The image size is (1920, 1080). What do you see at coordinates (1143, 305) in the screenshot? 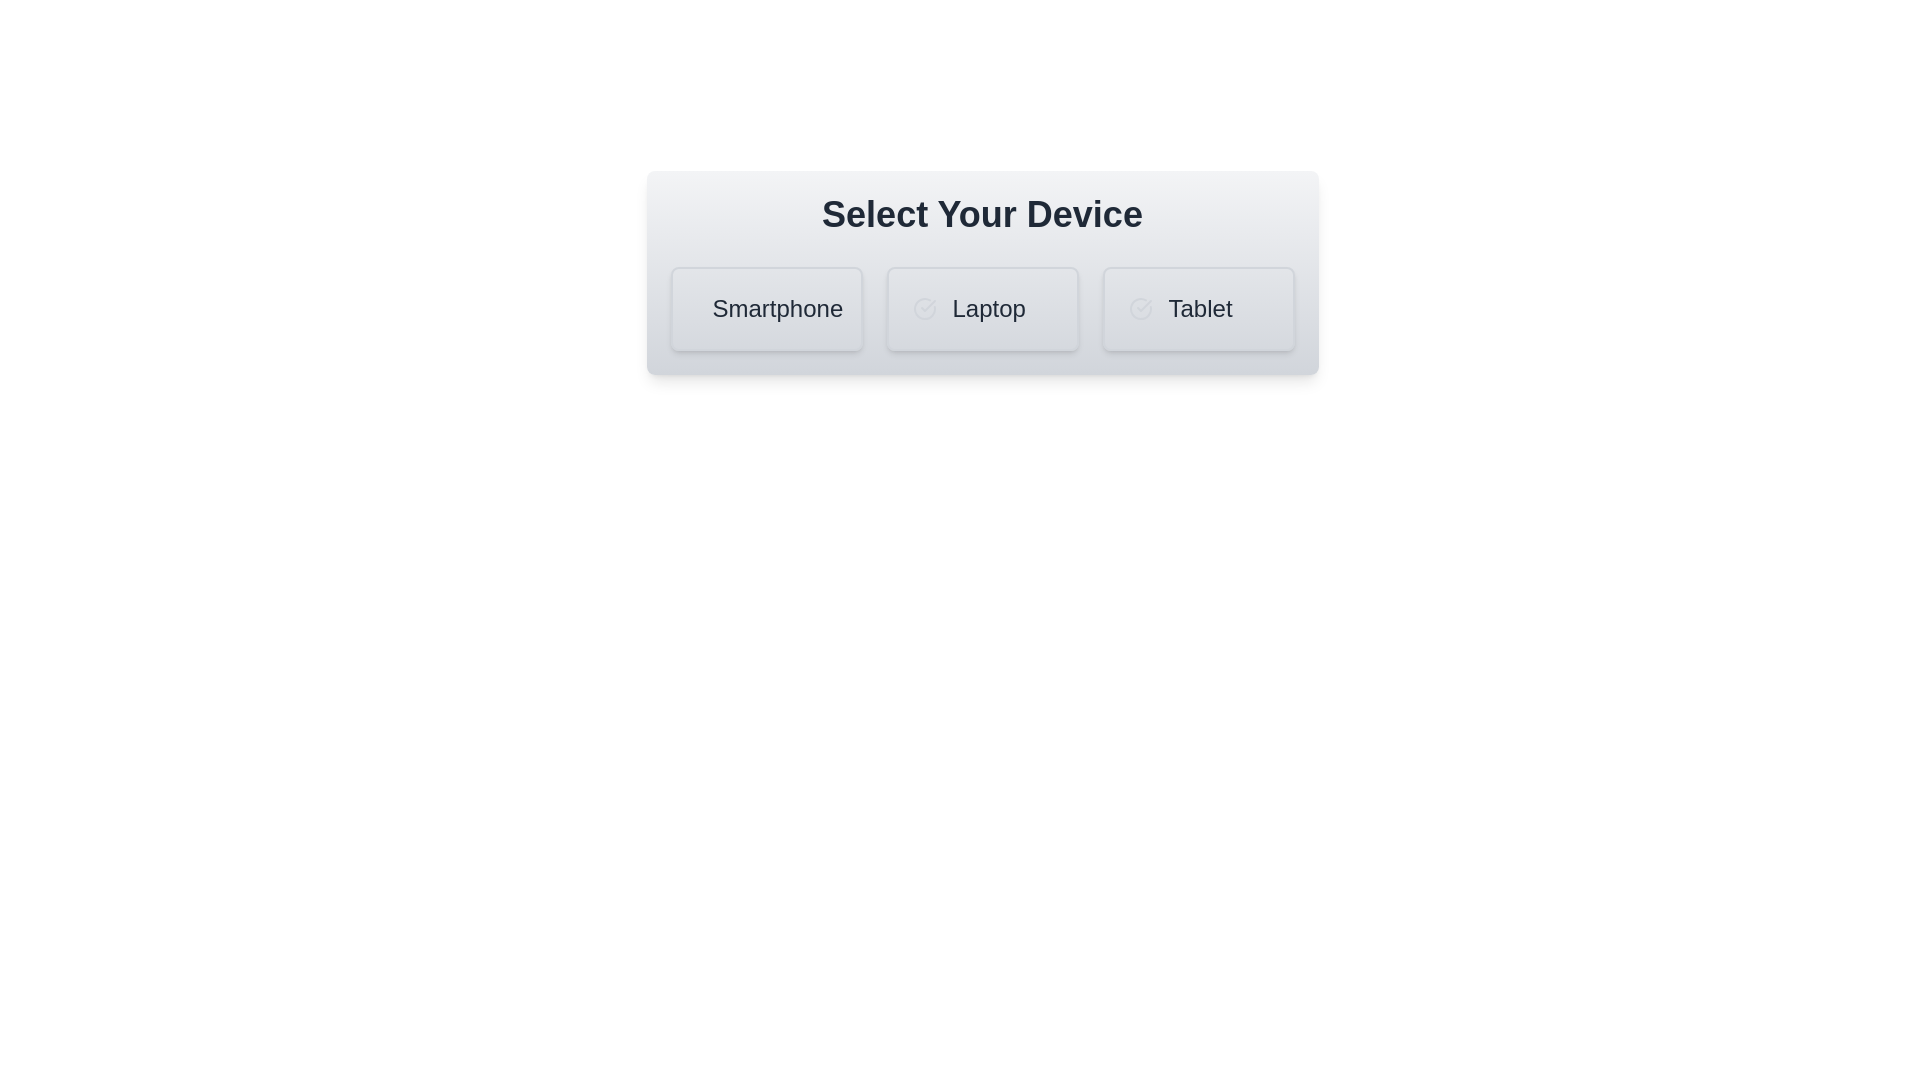
I see `the active selection indicator icon located to the right of the 'Tablet' label in the user interface, which visually indicates that the option is selected` at bounding box center [1143, 305].